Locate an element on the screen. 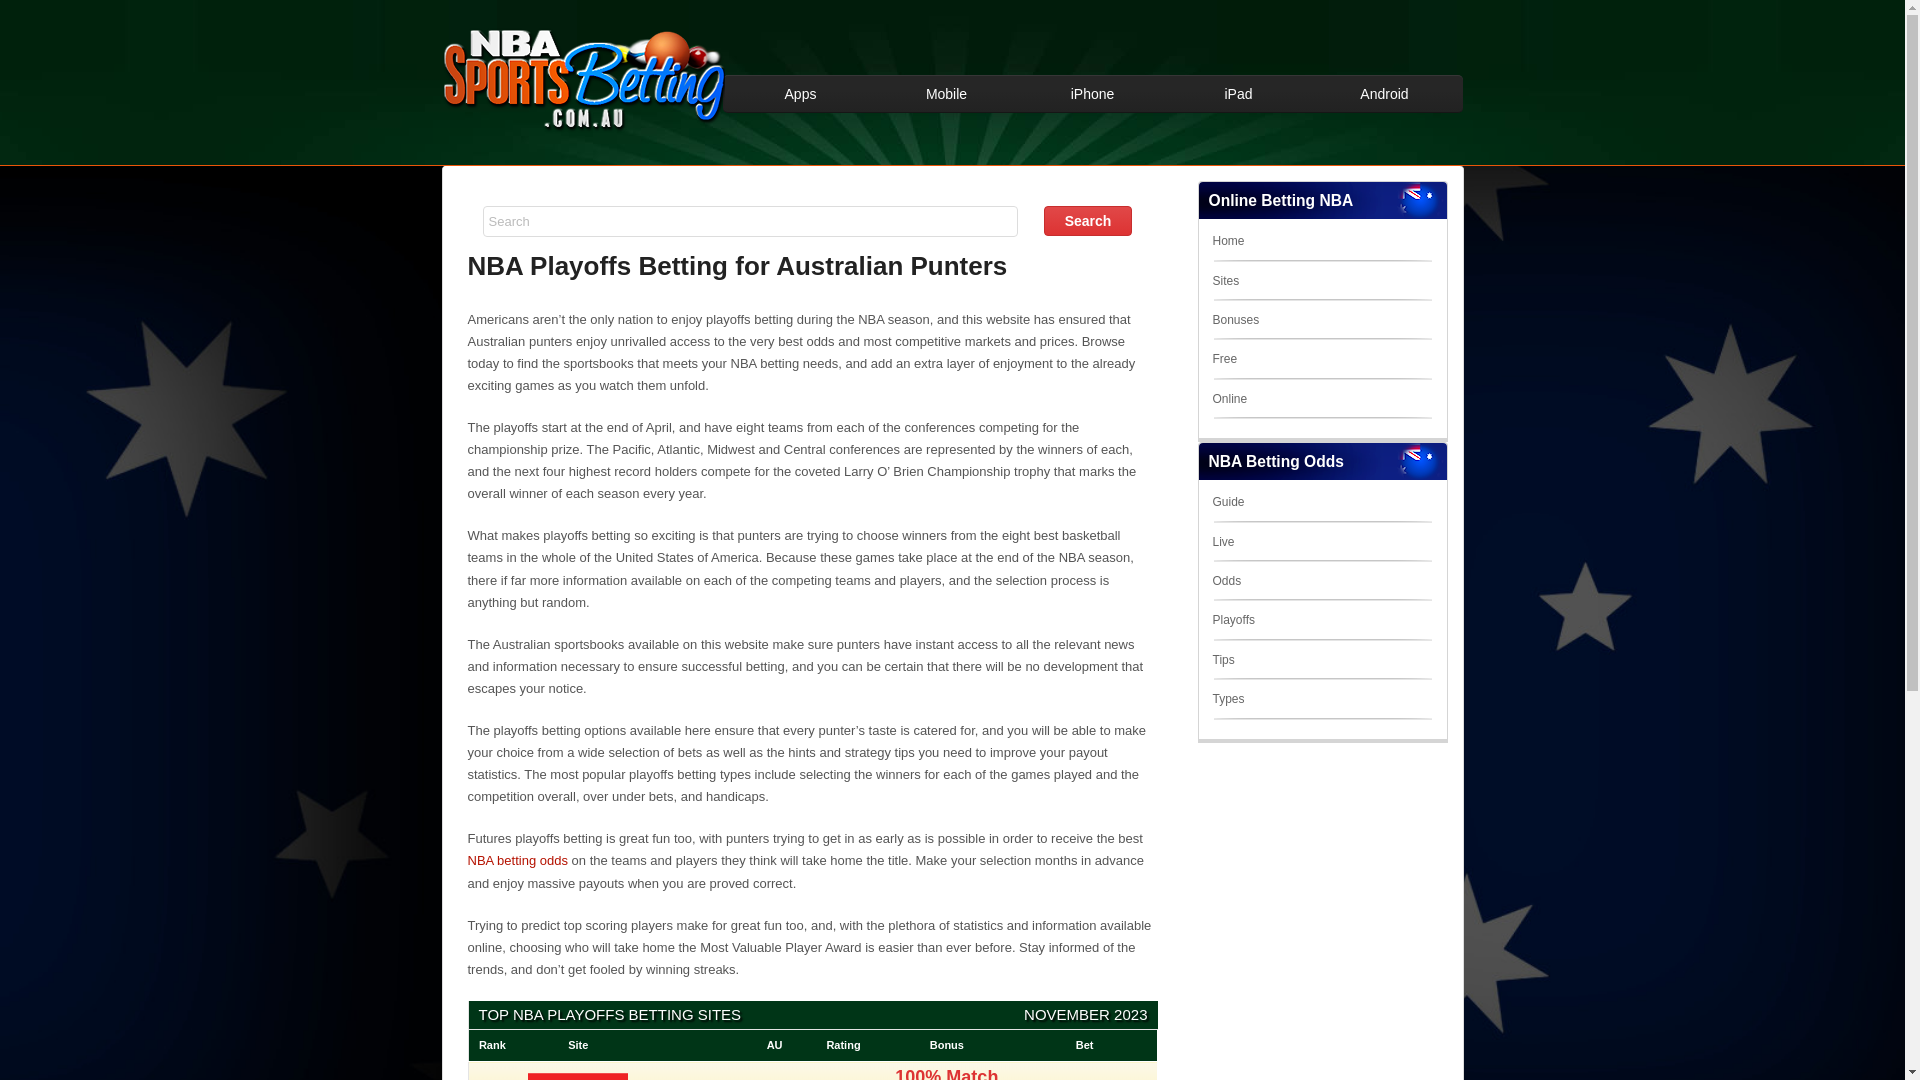 Image resolution: width=1920 pixels, height=1080 pixels. 'Search' is located at coordinates (1087, 220).